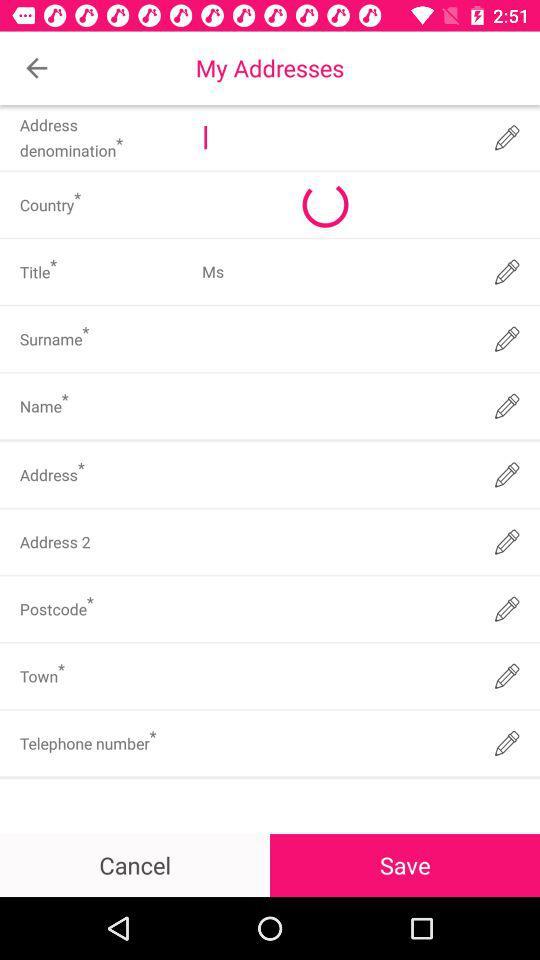 This screenshot has height=960, width=540. Describe the element at coordinates (335, 676) in the screenshot. I see `text` at that location.